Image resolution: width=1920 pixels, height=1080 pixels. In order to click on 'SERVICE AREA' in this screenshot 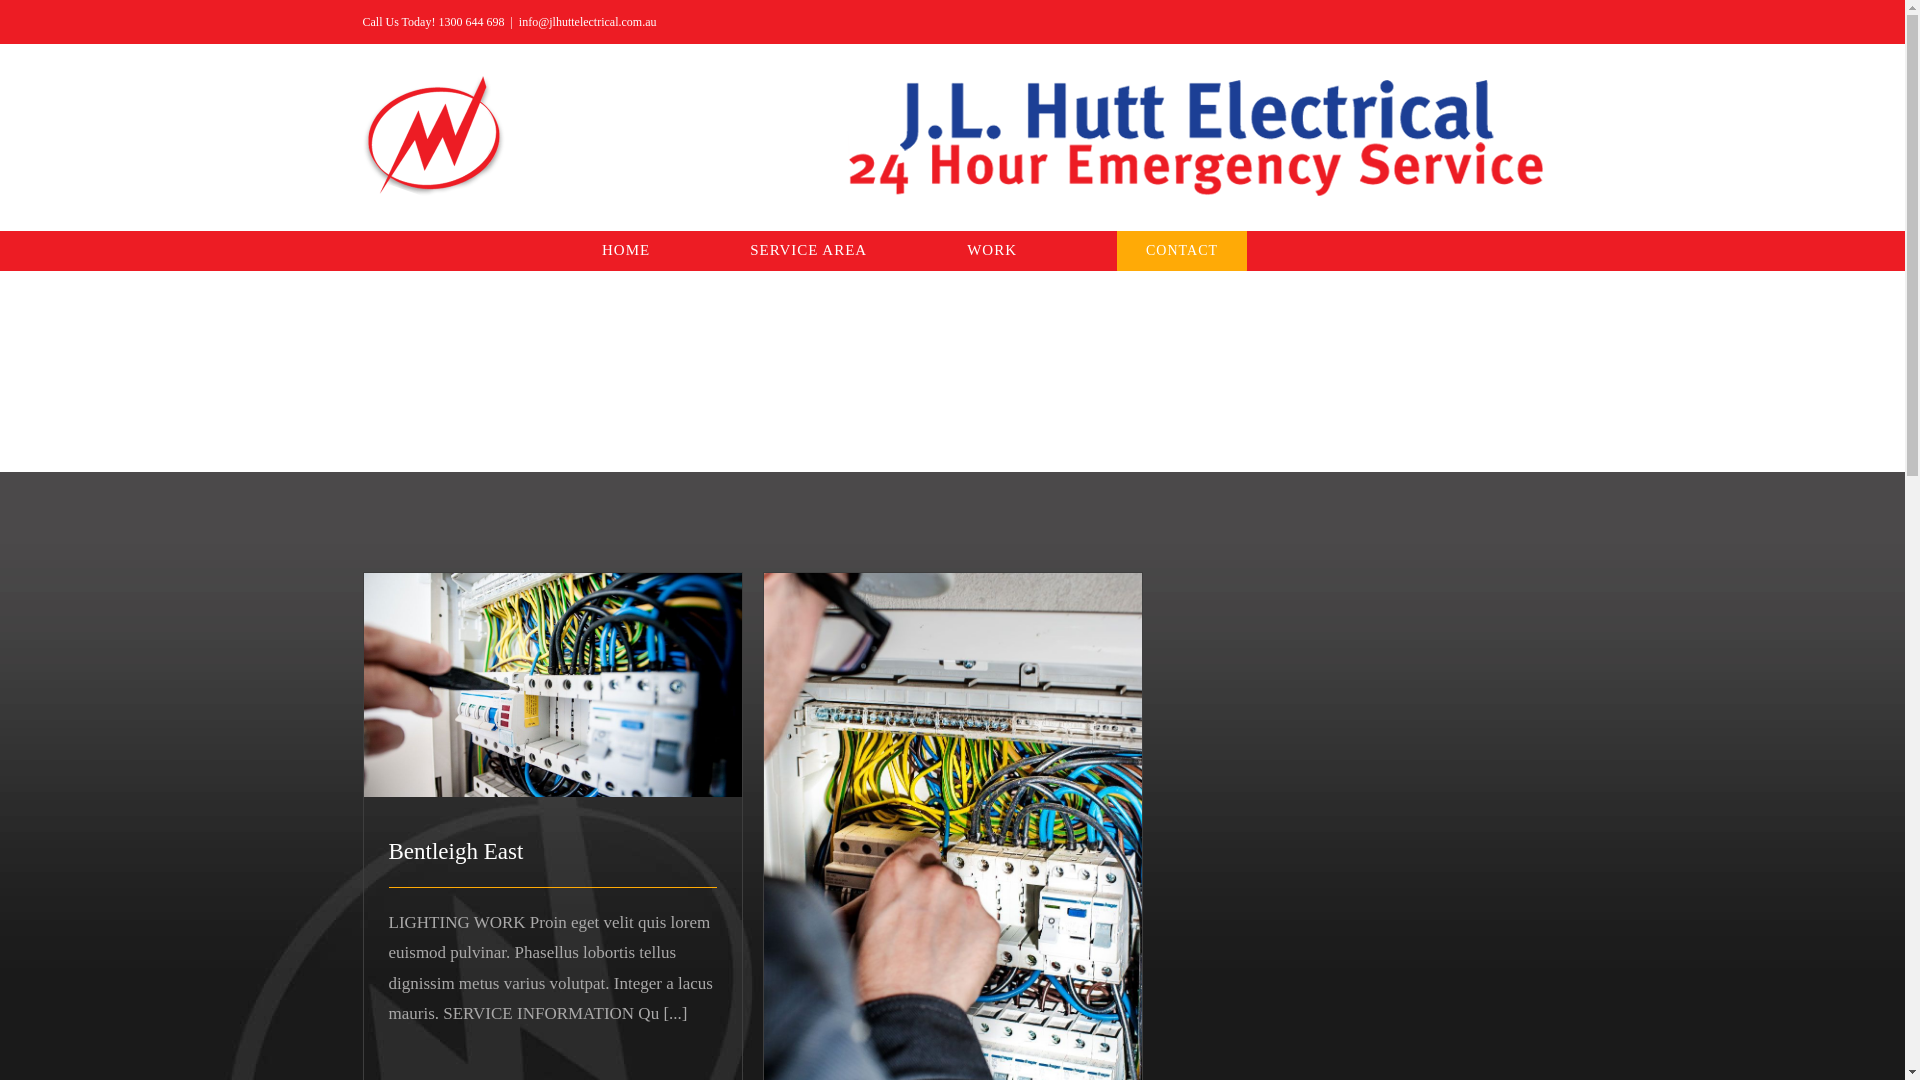, I will do `click(808, 249)`.